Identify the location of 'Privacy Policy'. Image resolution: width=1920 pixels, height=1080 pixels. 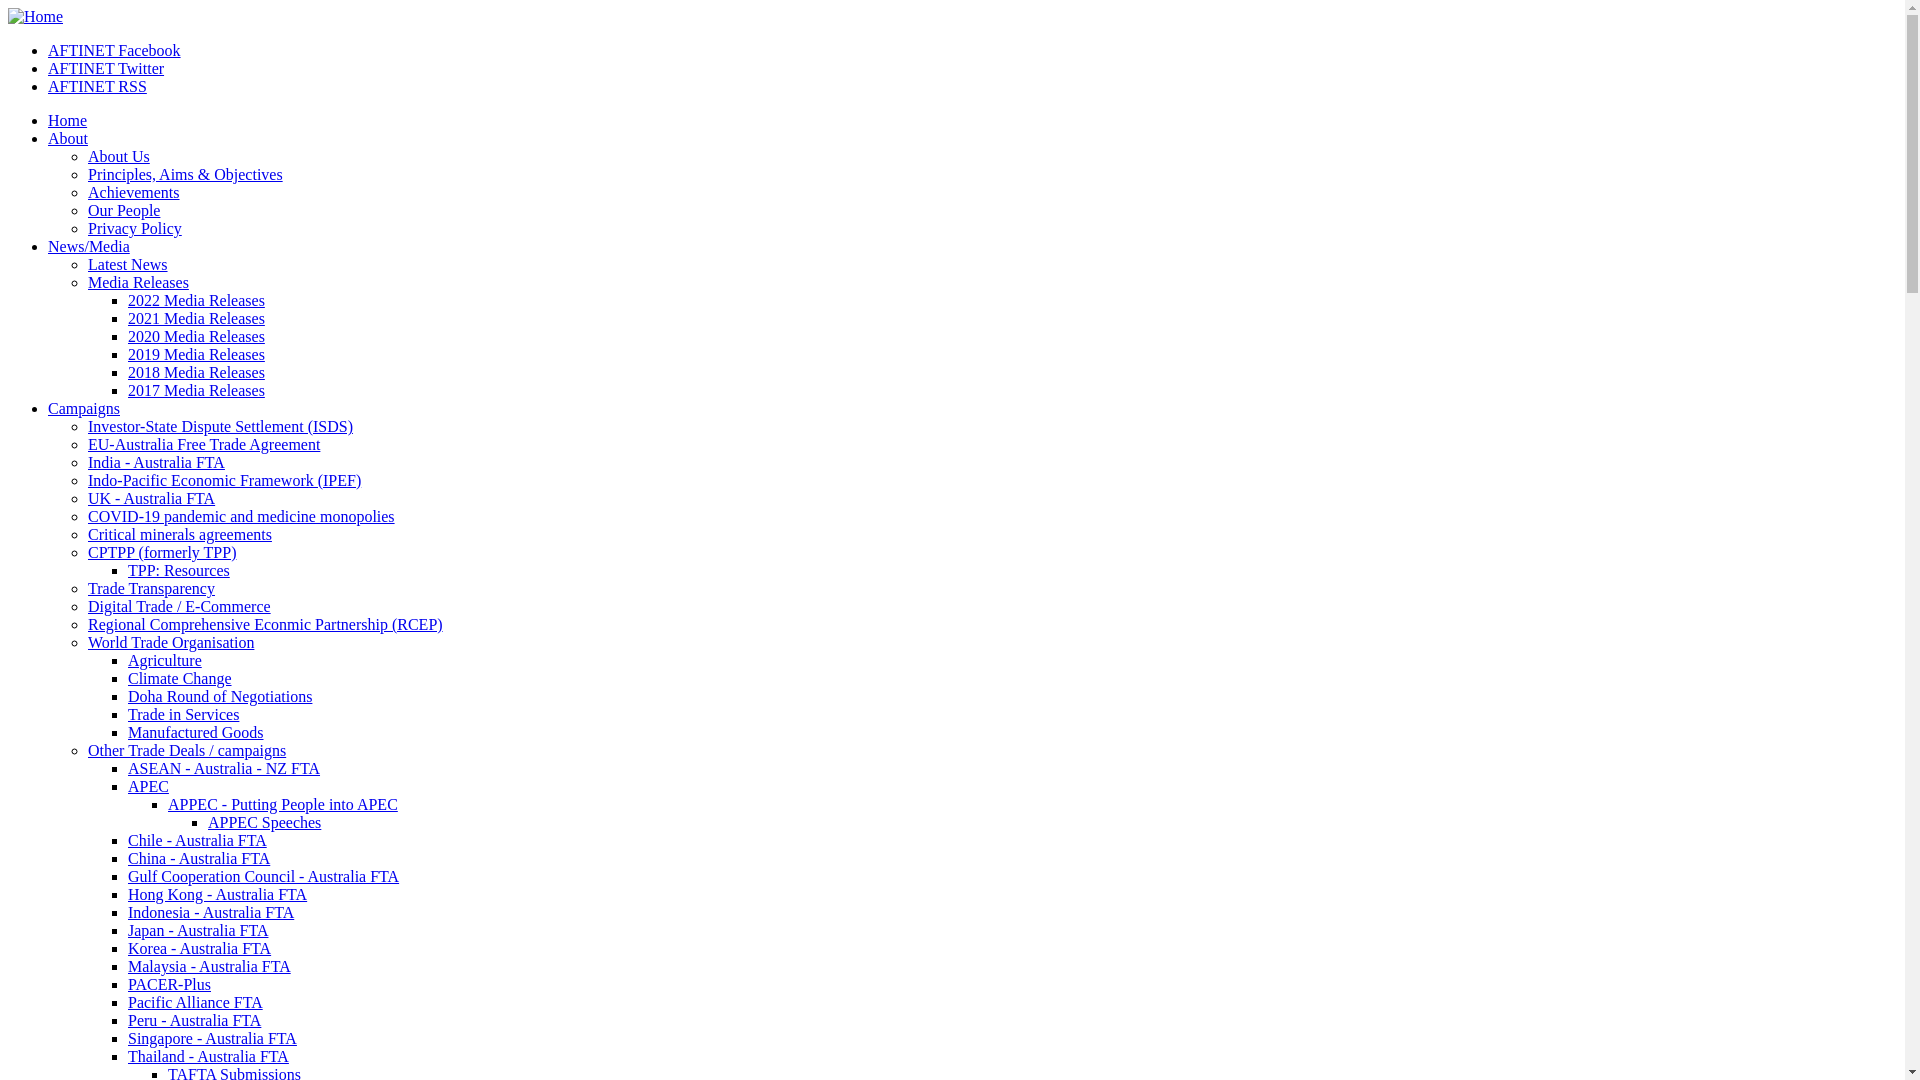
(133, 227).